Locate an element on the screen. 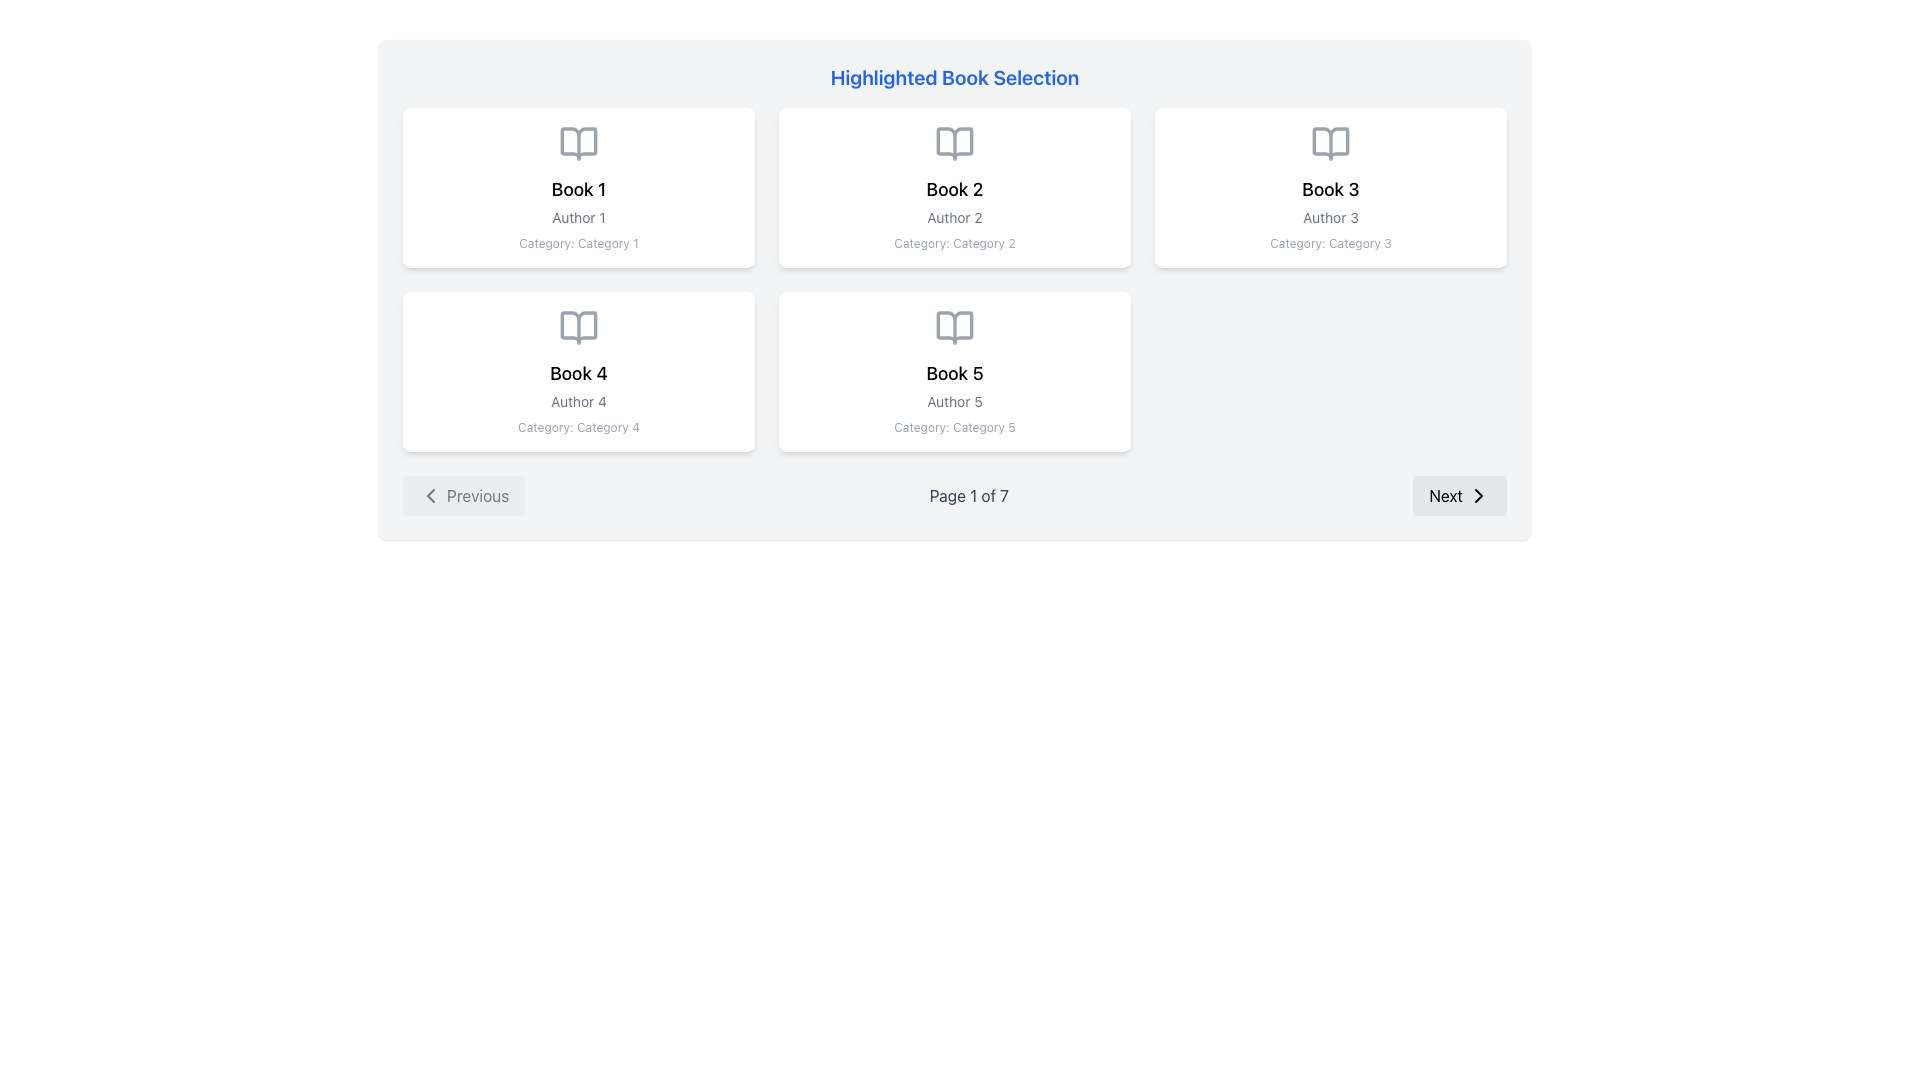 The width and height of the screenshot is (1920, 1080). the text label reading 'Author 5' which is styled with small-sized text and is located within the card labeled 'Book 5' is located at coordinates (954, 401).